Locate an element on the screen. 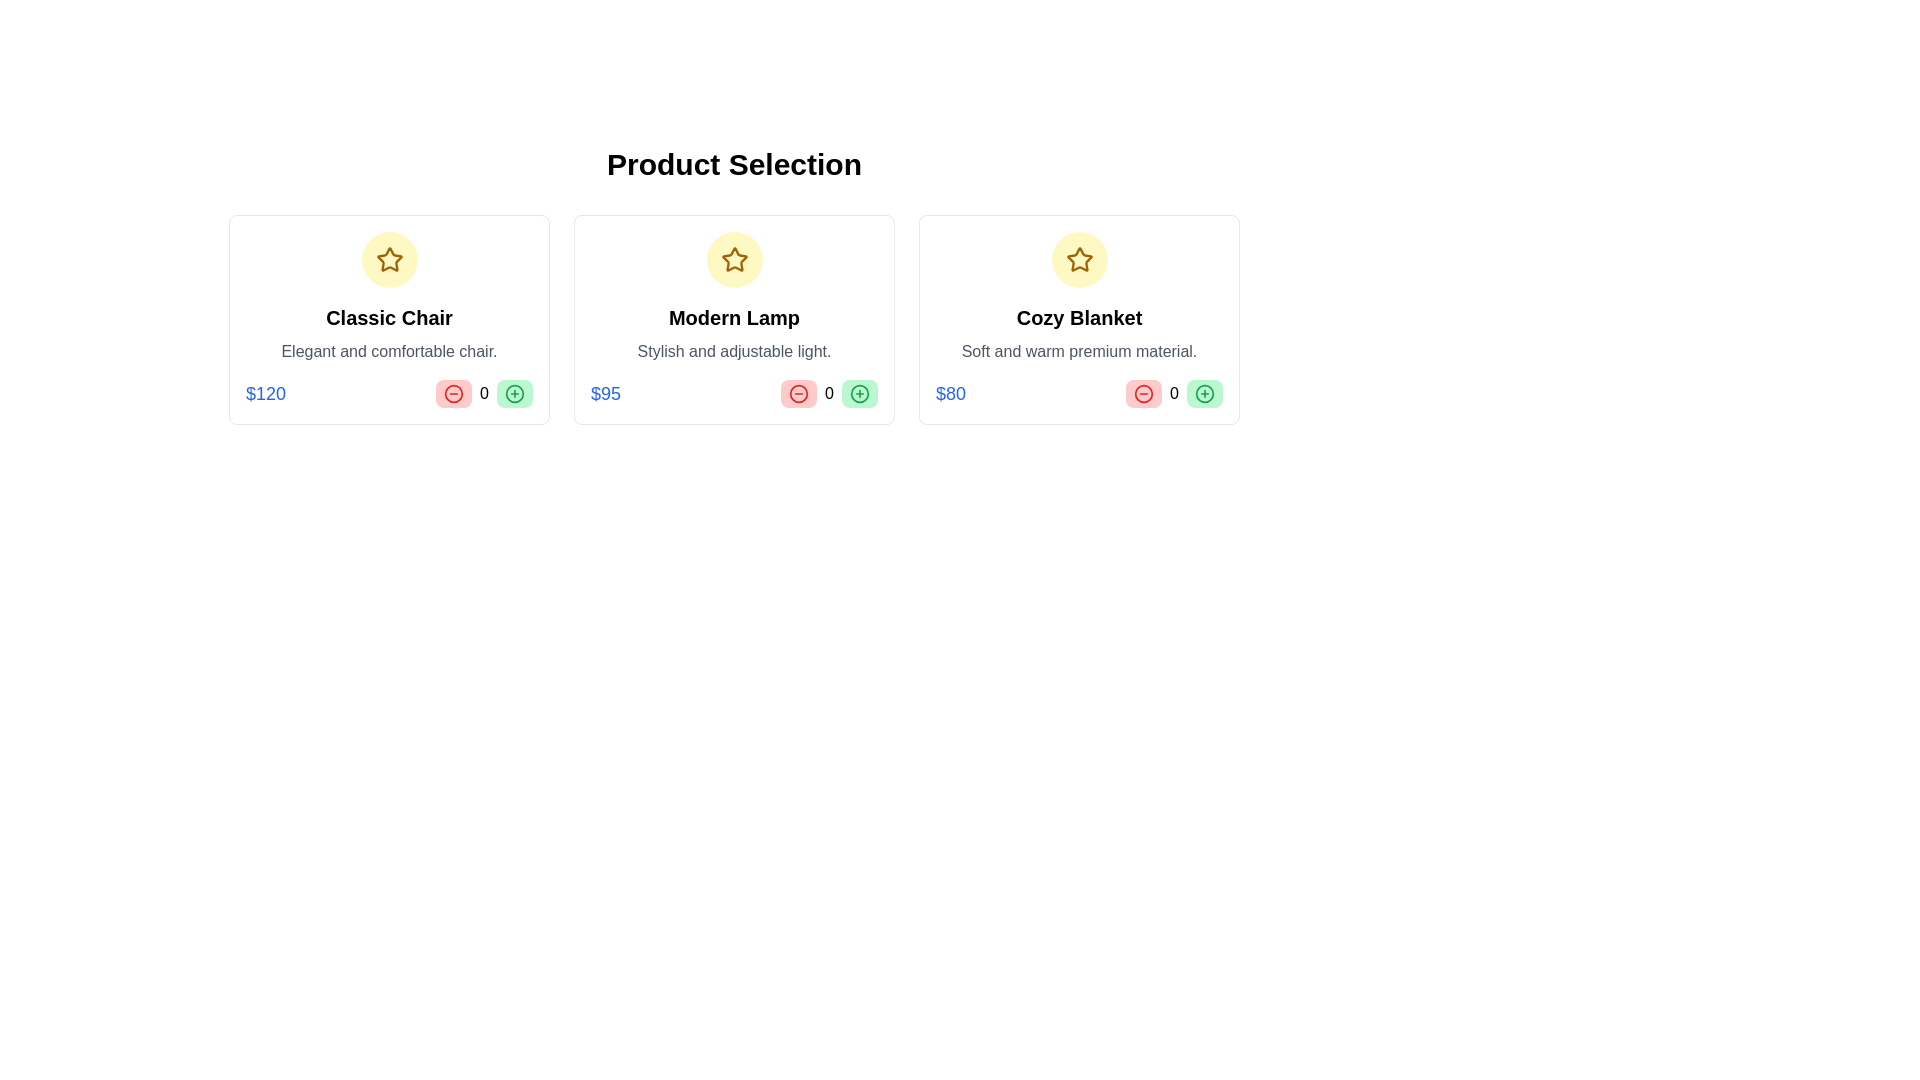  the prominently displayed header text labeled 'Product Selection,' which is styled with bold and large font and is horizontally centered at the top of the layout is located at coordinates (733, 164).